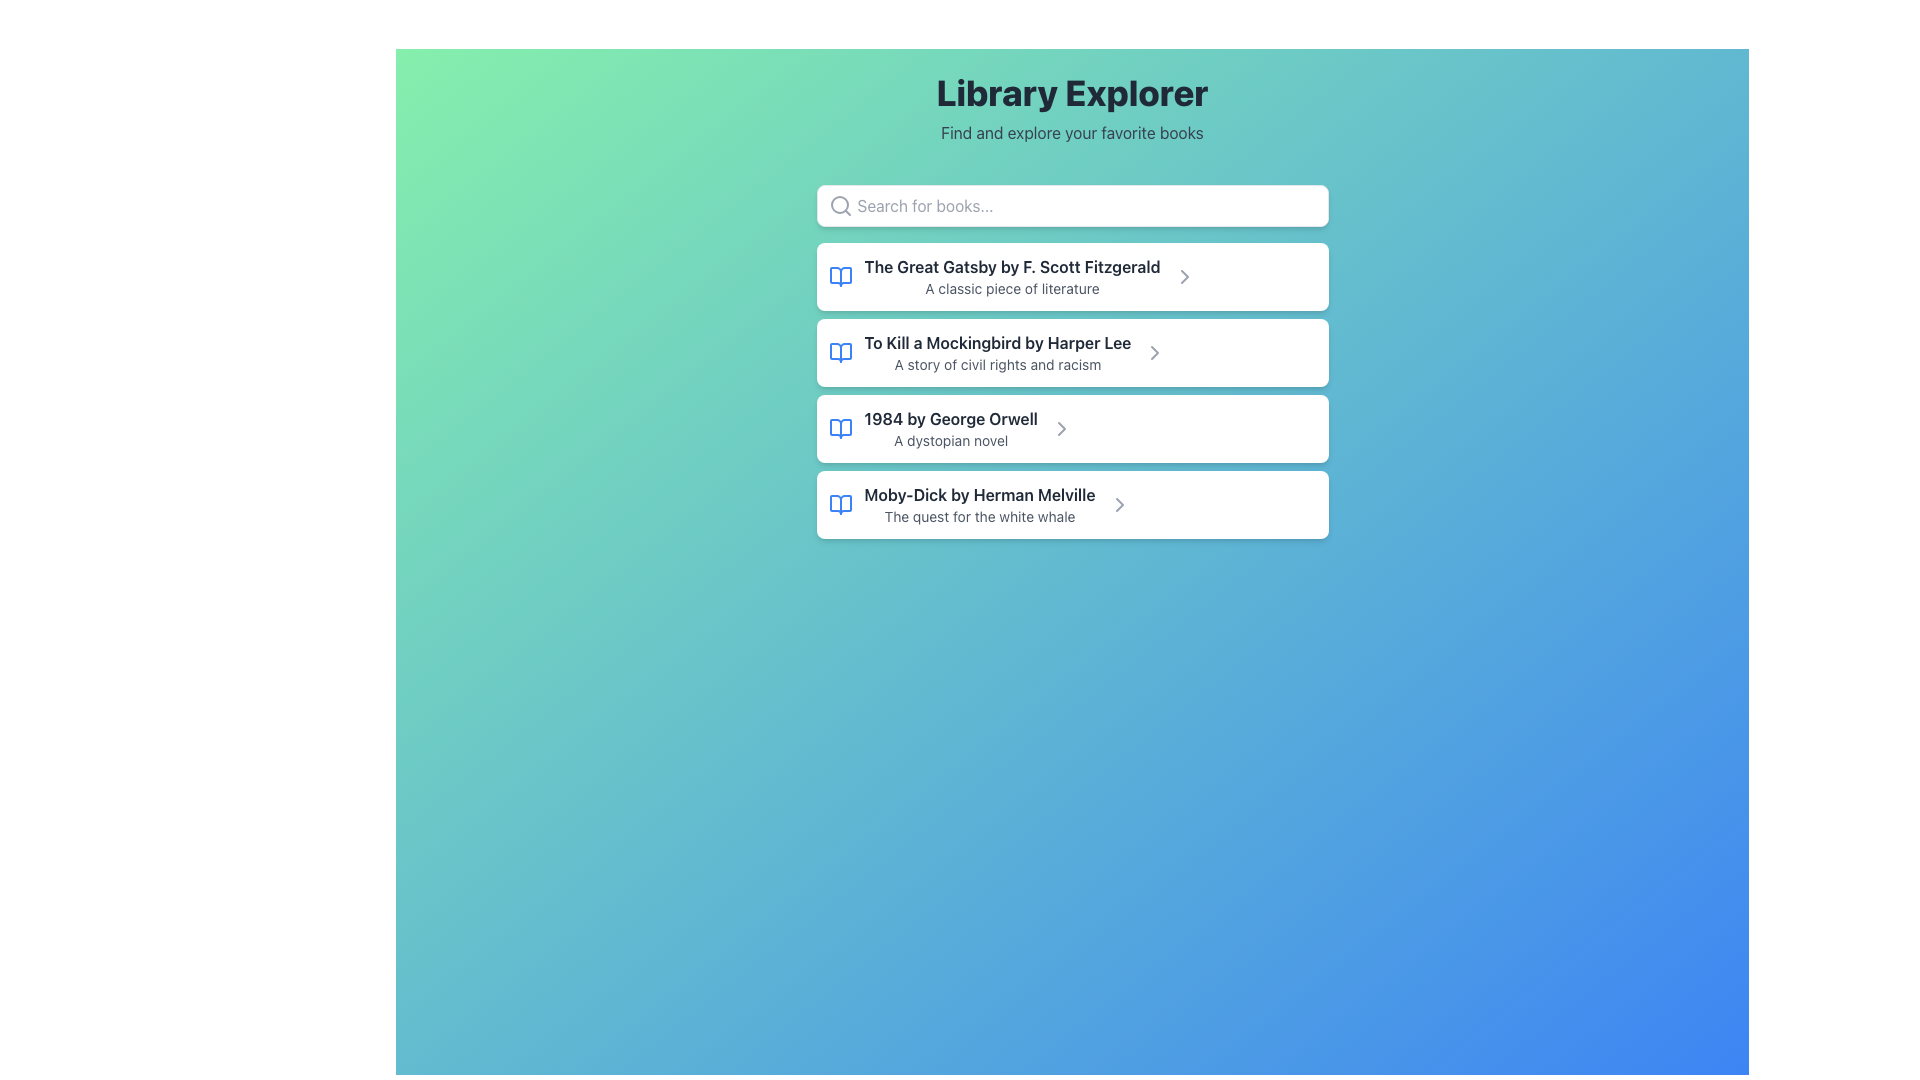 This screenshot has height=1080, width=1920. I want to click on the open book icon representing the third book titled '1984 by George Orwell', which is located on the left side of the book title, so click(840, 427).